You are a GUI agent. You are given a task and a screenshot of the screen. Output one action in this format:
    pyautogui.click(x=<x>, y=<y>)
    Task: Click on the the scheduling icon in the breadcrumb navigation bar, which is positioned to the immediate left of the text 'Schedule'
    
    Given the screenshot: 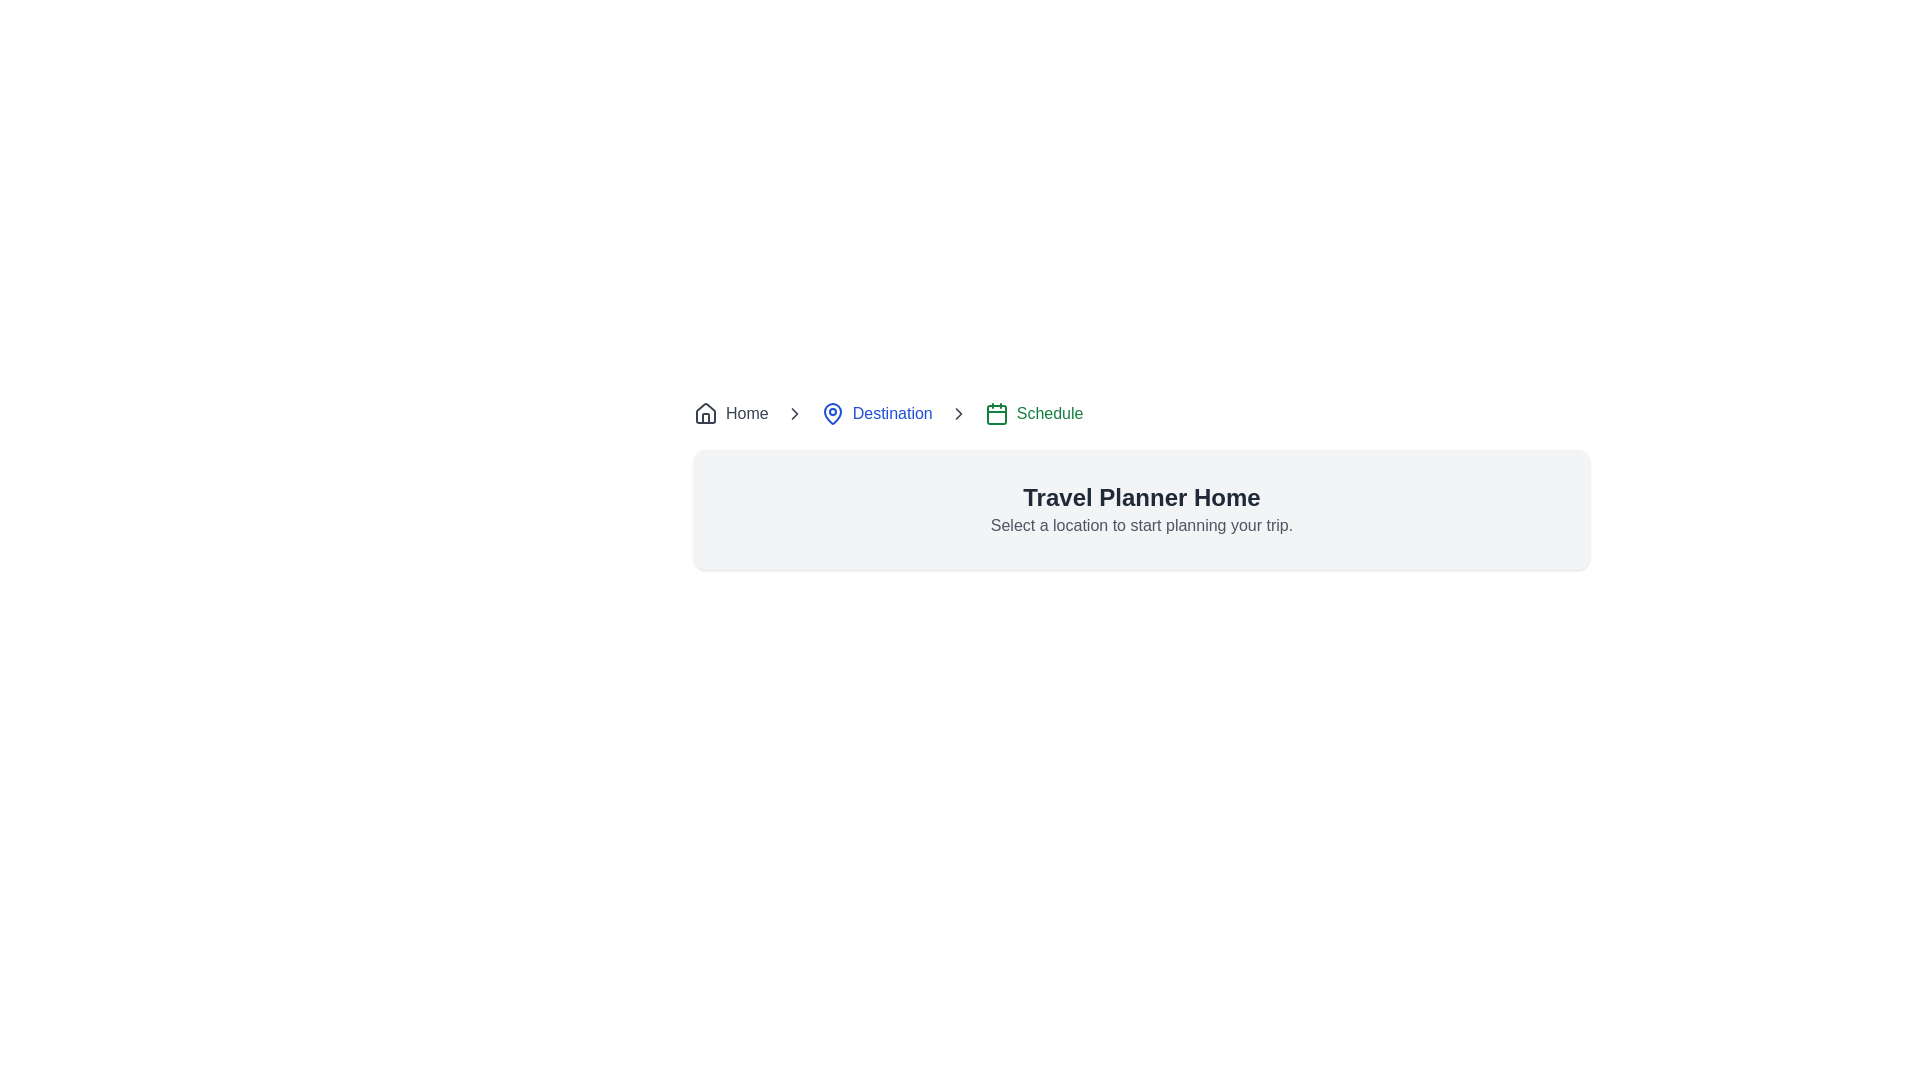 What is the action you would take?
    pyautogui.click(x=996, y=412)
    